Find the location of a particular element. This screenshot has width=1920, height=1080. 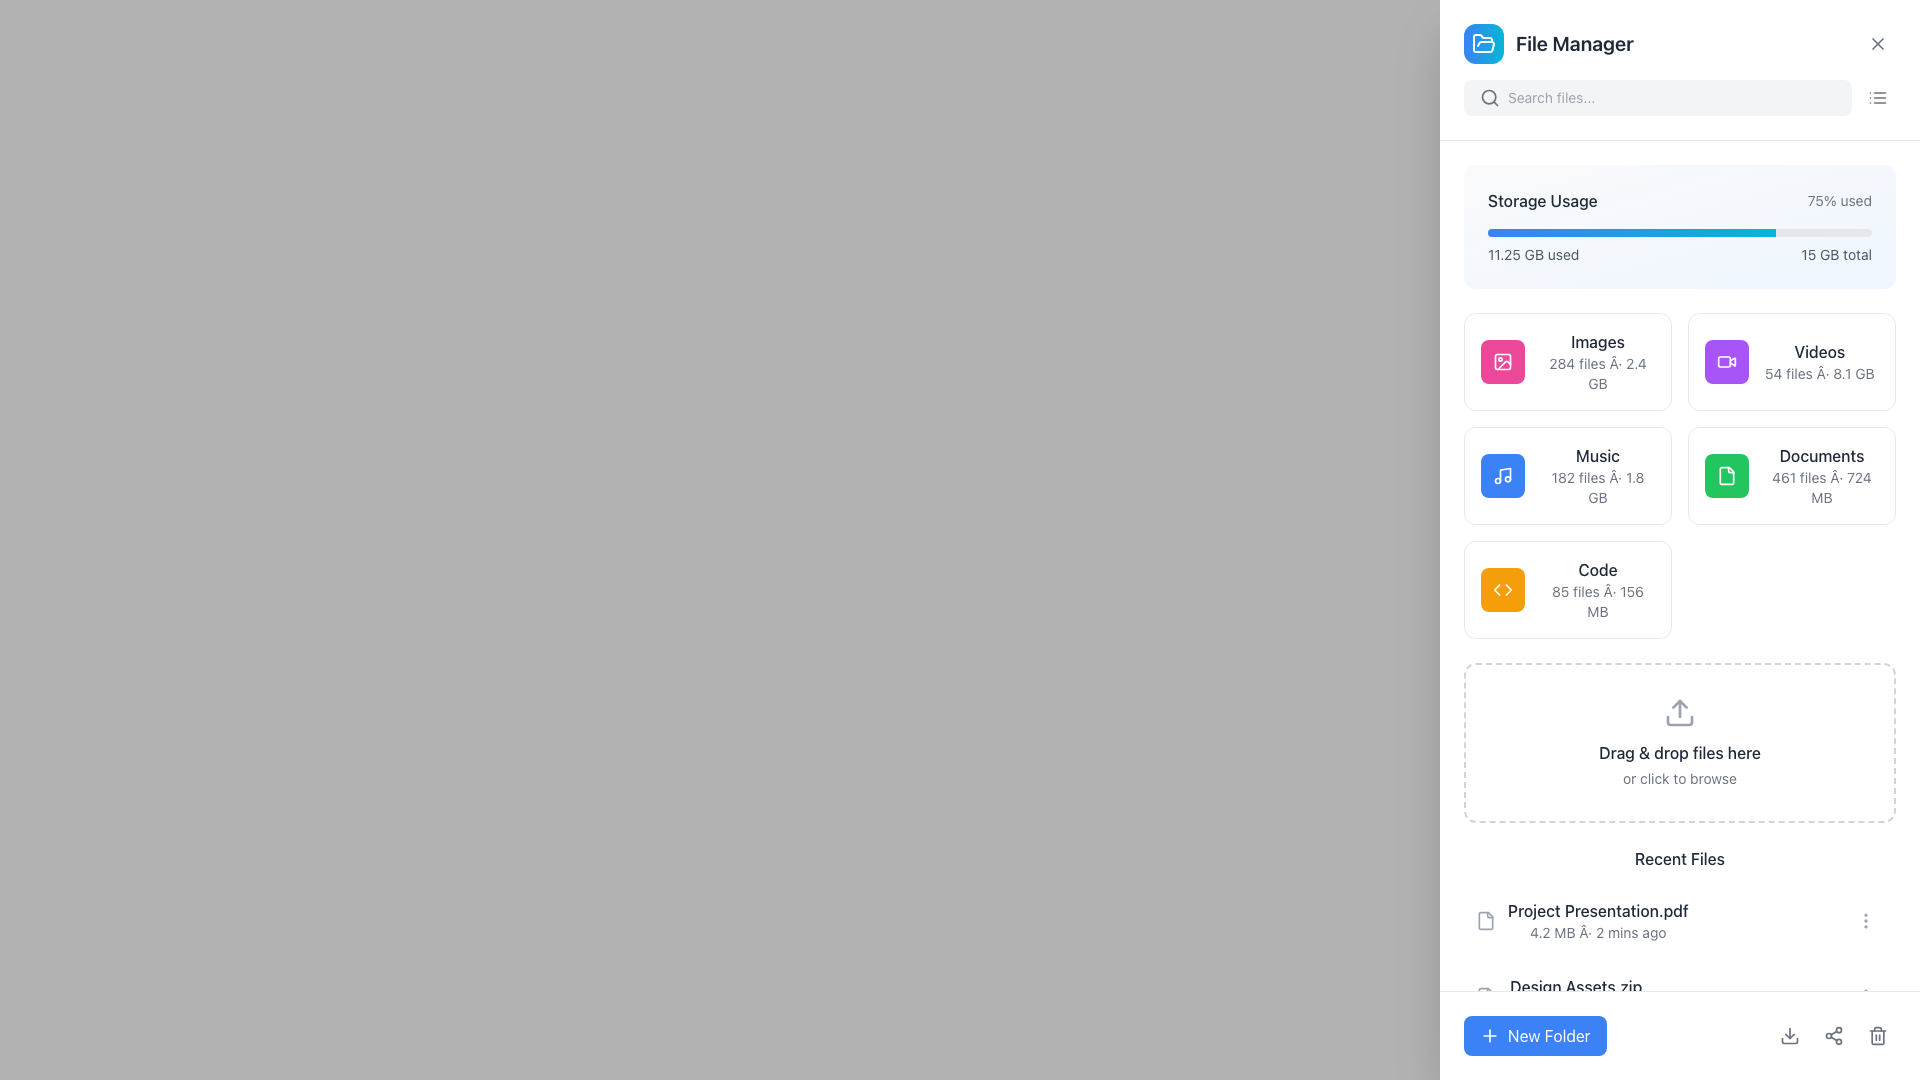

the 'Images' icon, which is the first item in a group of five colorful boxes representing different file categories is located at coordinates (1502, 362).